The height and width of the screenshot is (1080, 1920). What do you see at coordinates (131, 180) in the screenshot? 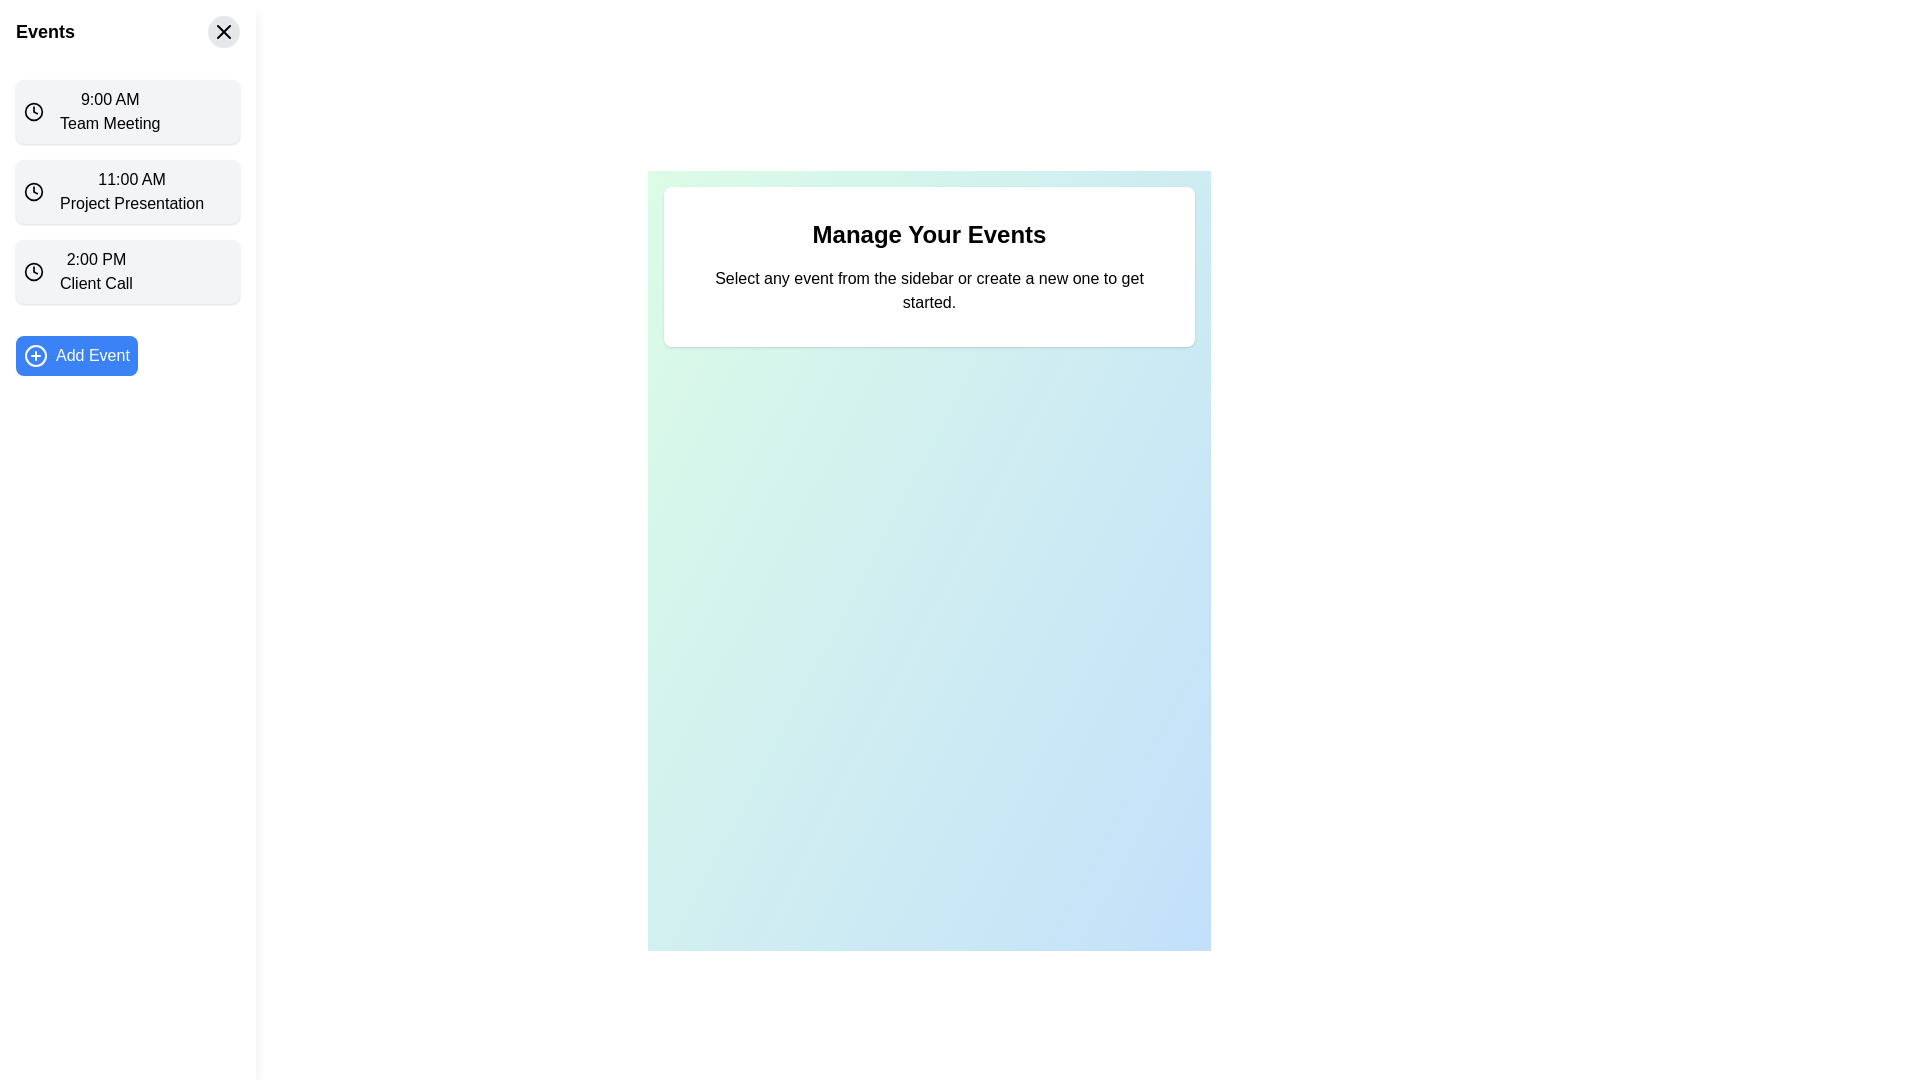
I see `the time information displayed as '11:00 AM' in bold black font in the left sidebar, which is part of a compact event list entry` at bounding box center [131, 180].